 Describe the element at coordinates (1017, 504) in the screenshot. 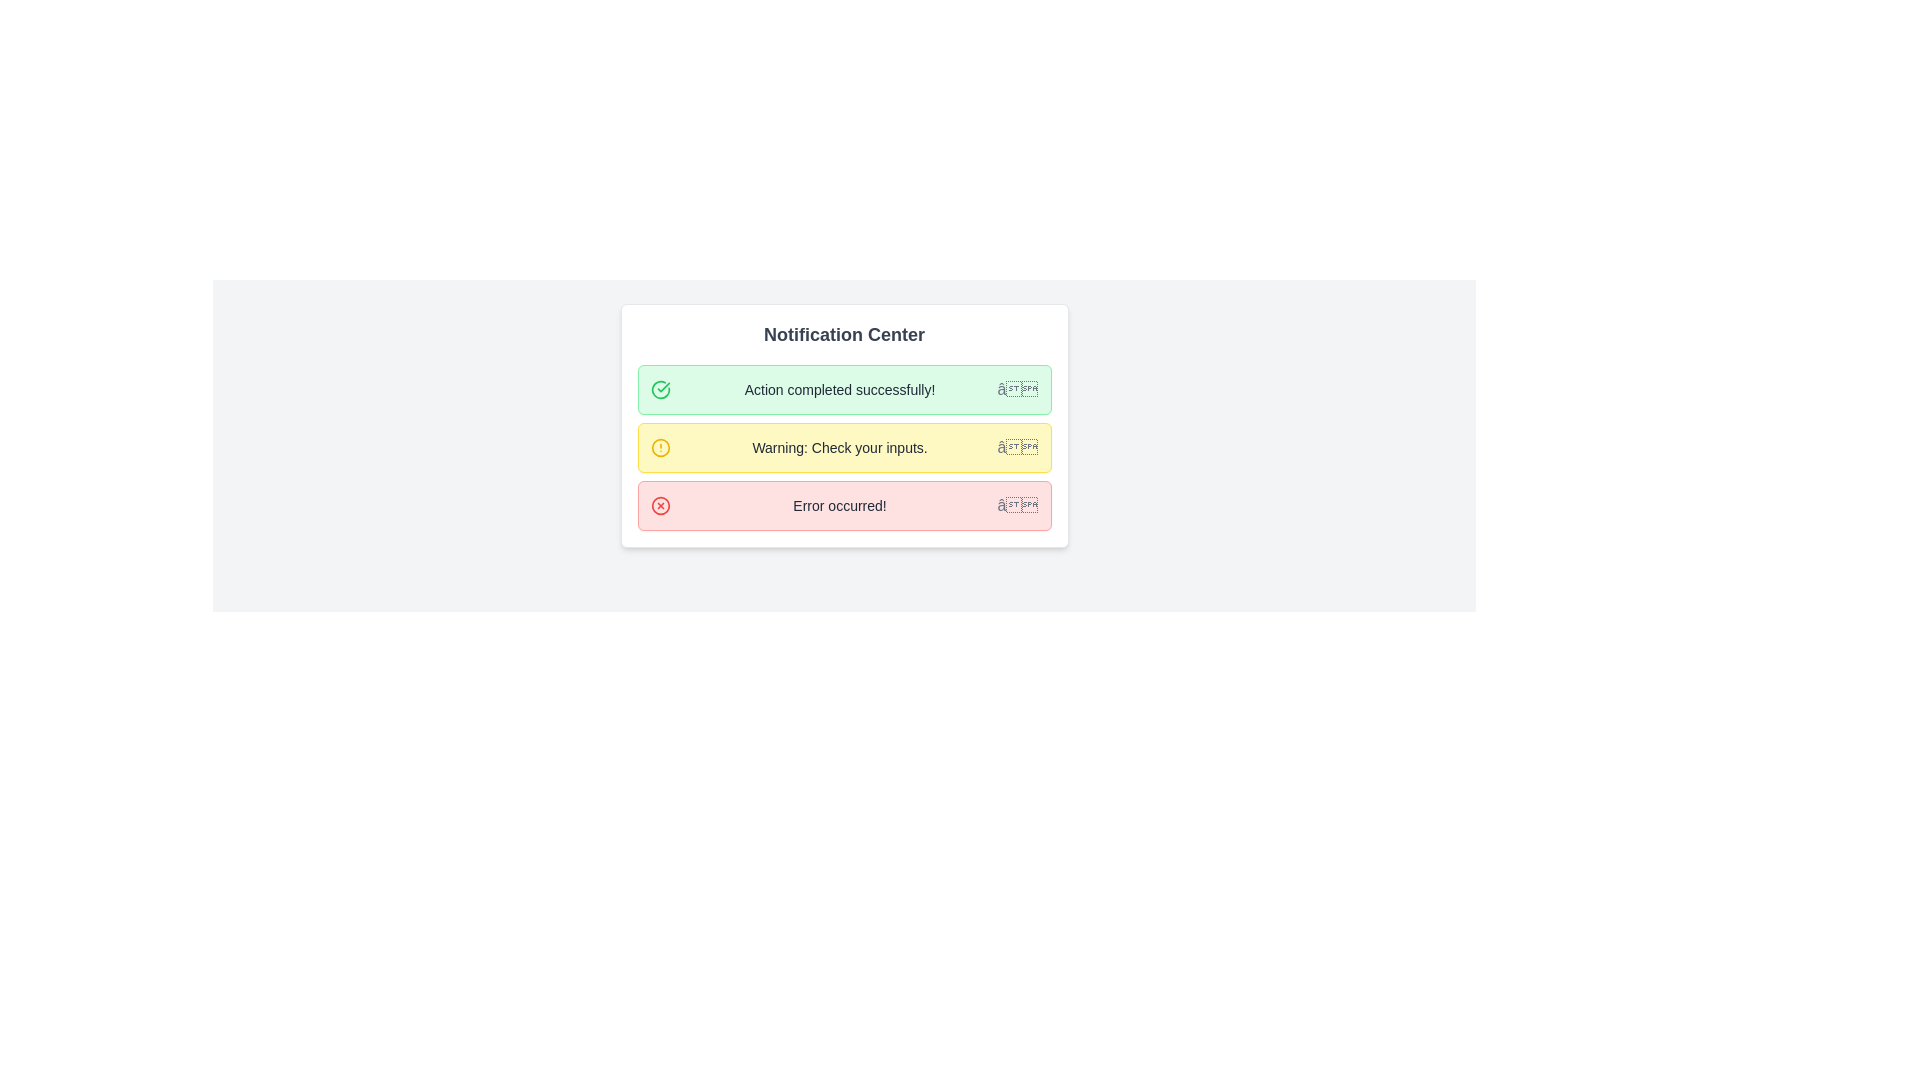

I see `the accessibility navigation button represented by a gray 'X' icon at the far-right end of the red 'Error occurred!' notification bar` at that location.